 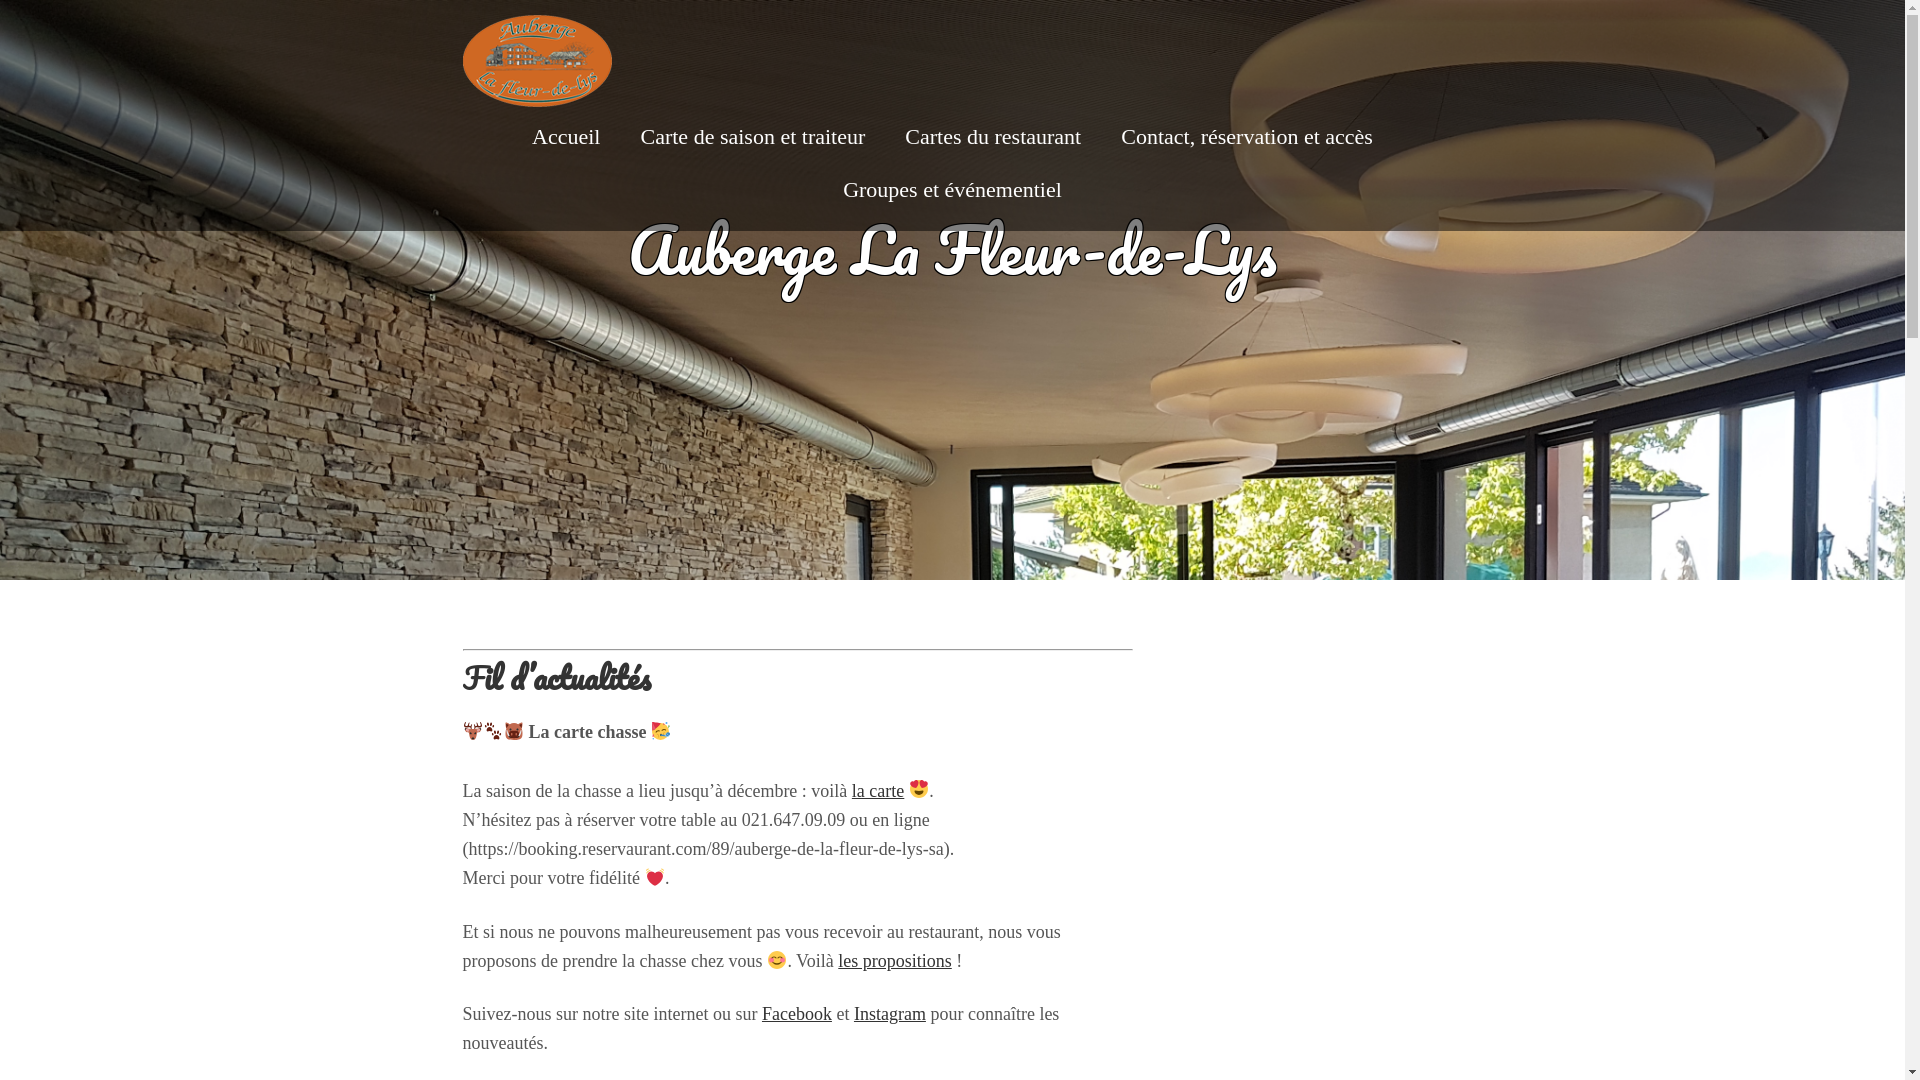 I want to click on 'Cartes du restaurant', so click(x=904, y=135).